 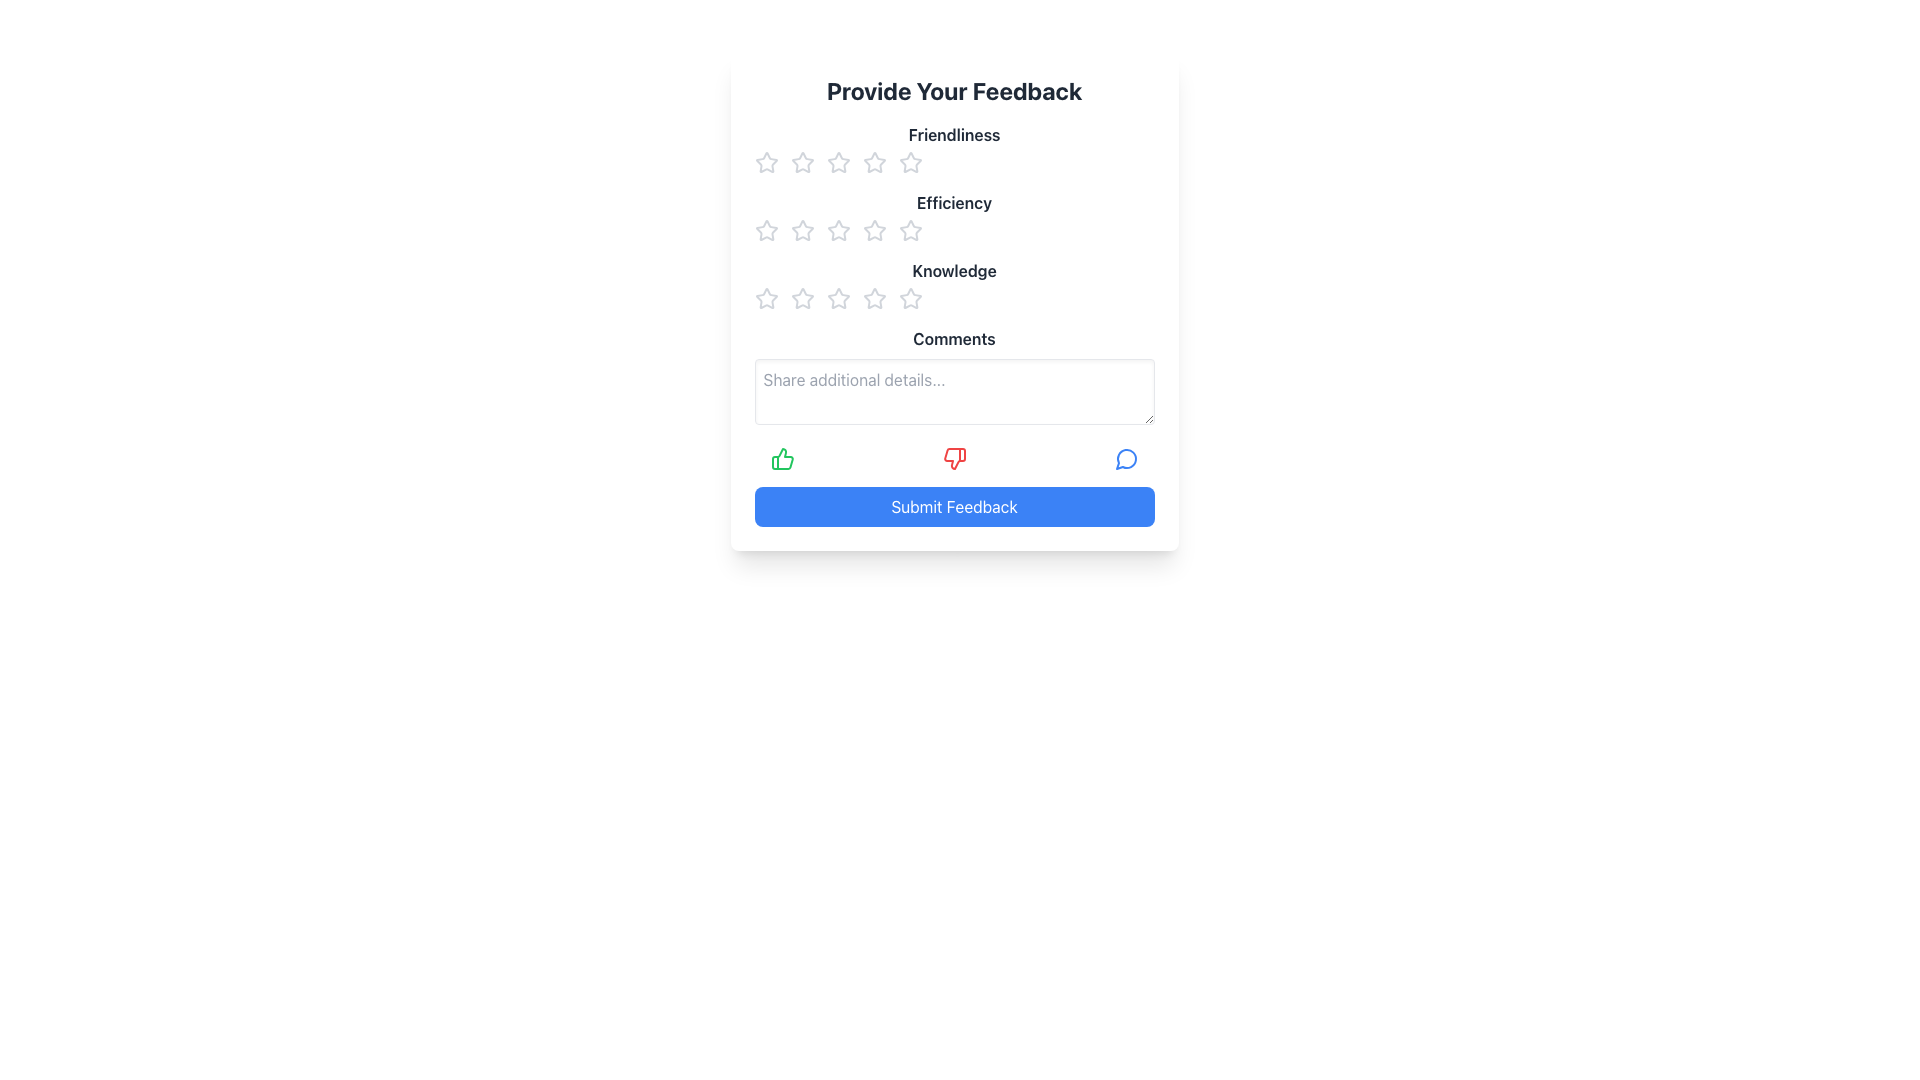 I want to click on the second outlined star icon in the rating system for the 'Friendliness' category to provide a rating, so click(x=838, y=161).